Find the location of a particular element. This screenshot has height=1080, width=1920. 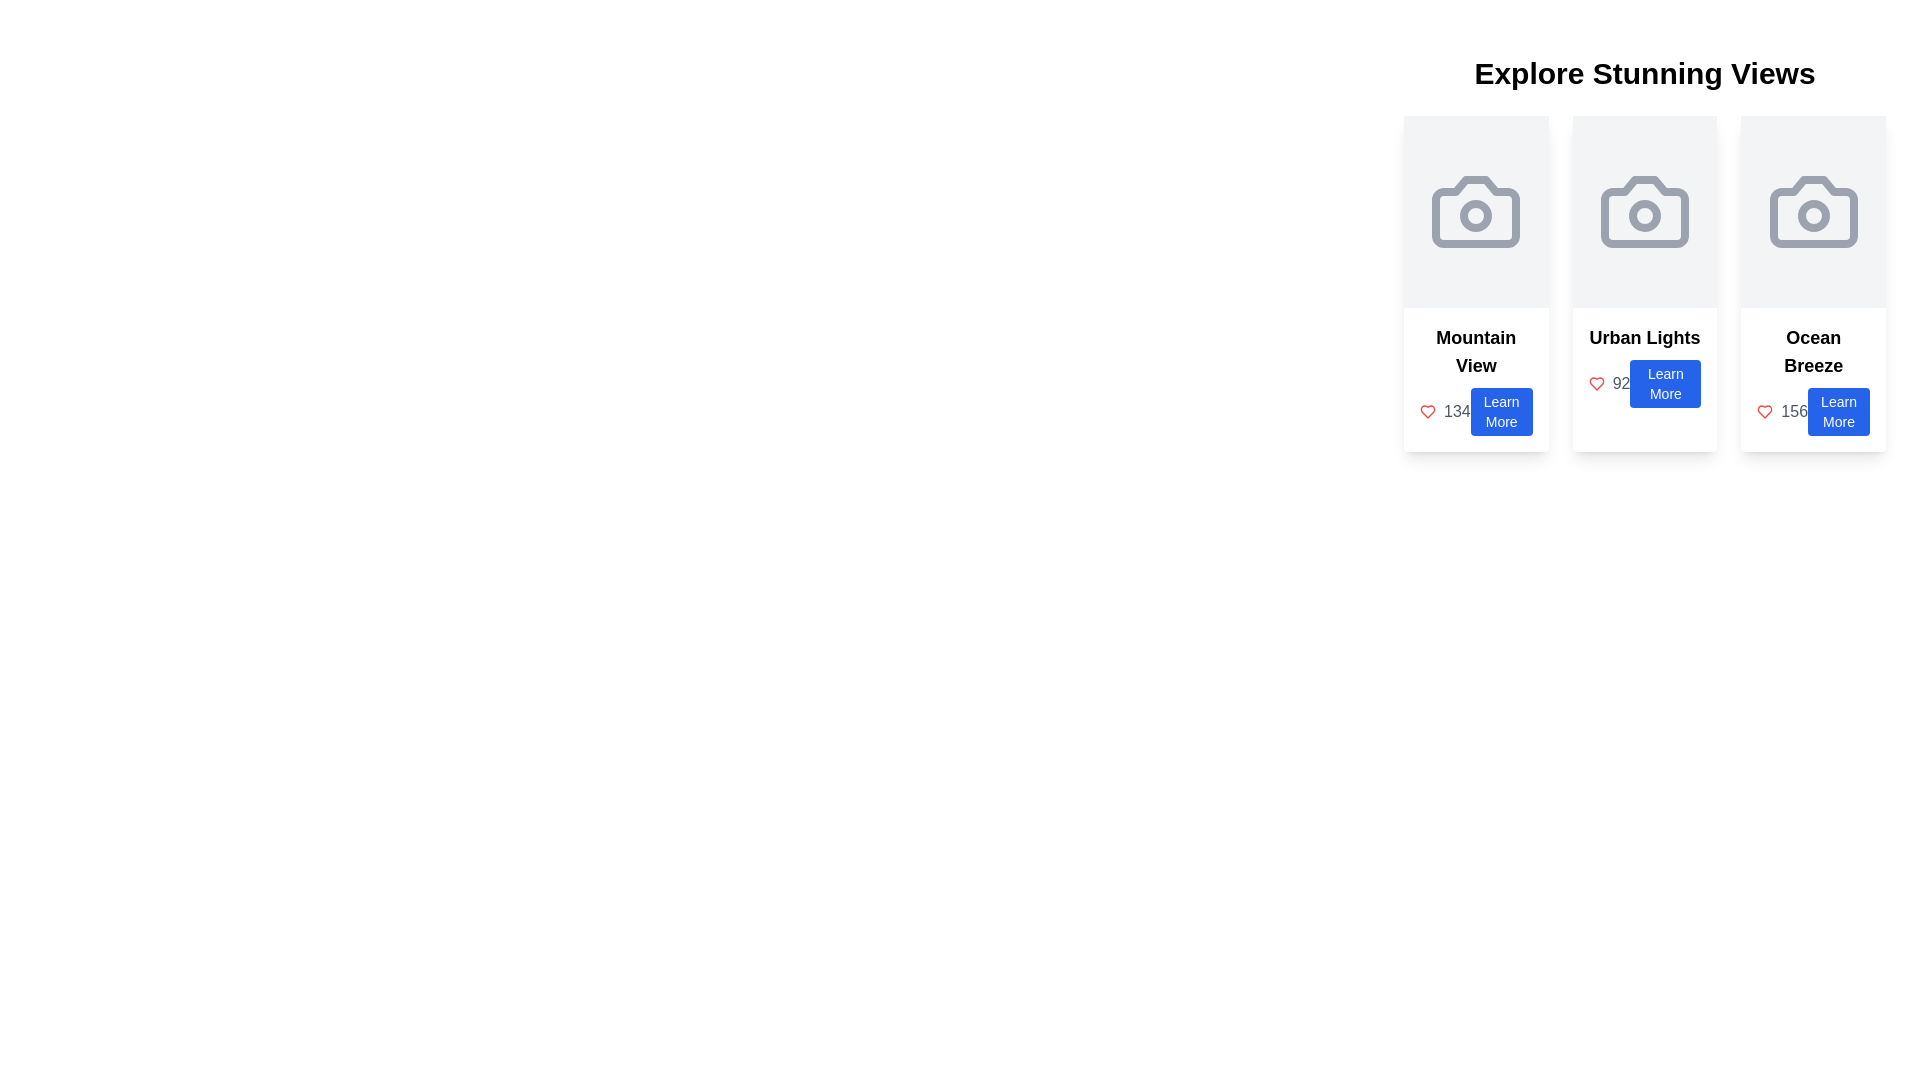

the decorative icon representing photography or scenic views located at the top center of the 'Mountain View' card, which is the leftmost card in a series of three horizontally aligned cards is located at coordinates (1476, 212).